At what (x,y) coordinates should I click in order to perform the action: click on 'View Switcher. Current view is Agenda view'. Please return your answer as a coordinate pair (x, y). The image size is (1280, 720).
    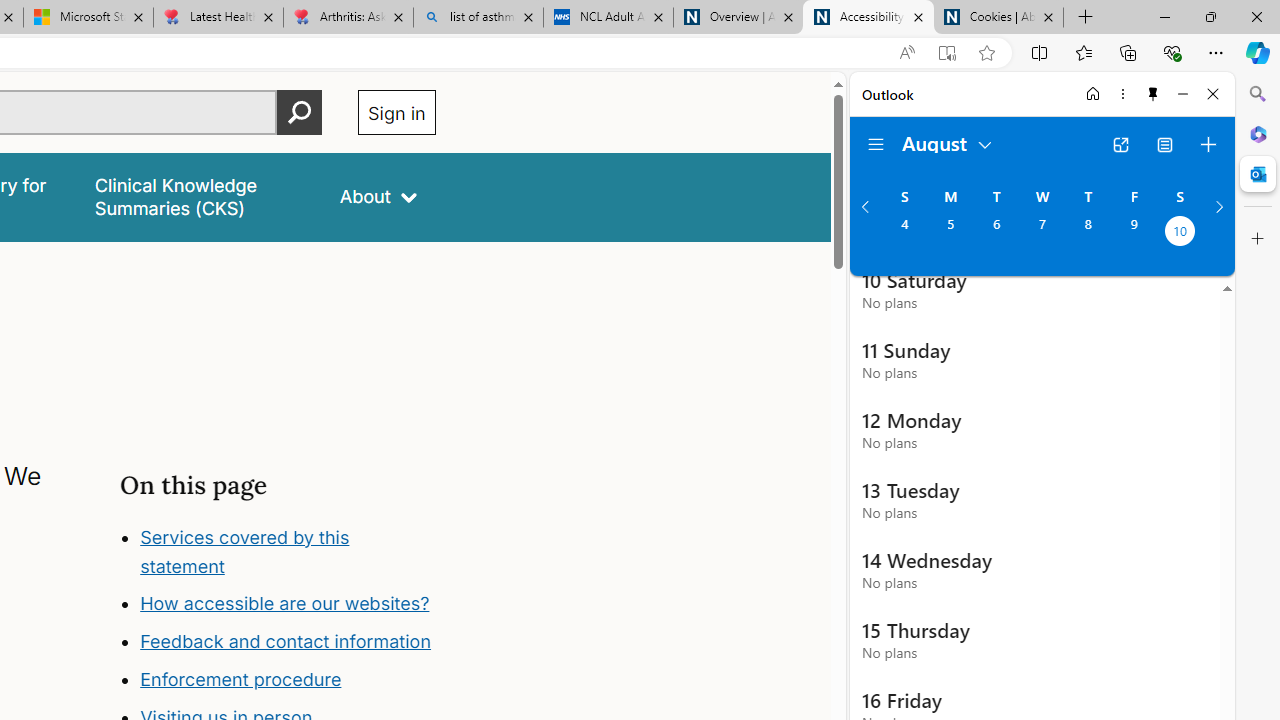
    Looking at the image, I should click on (1165, 144).